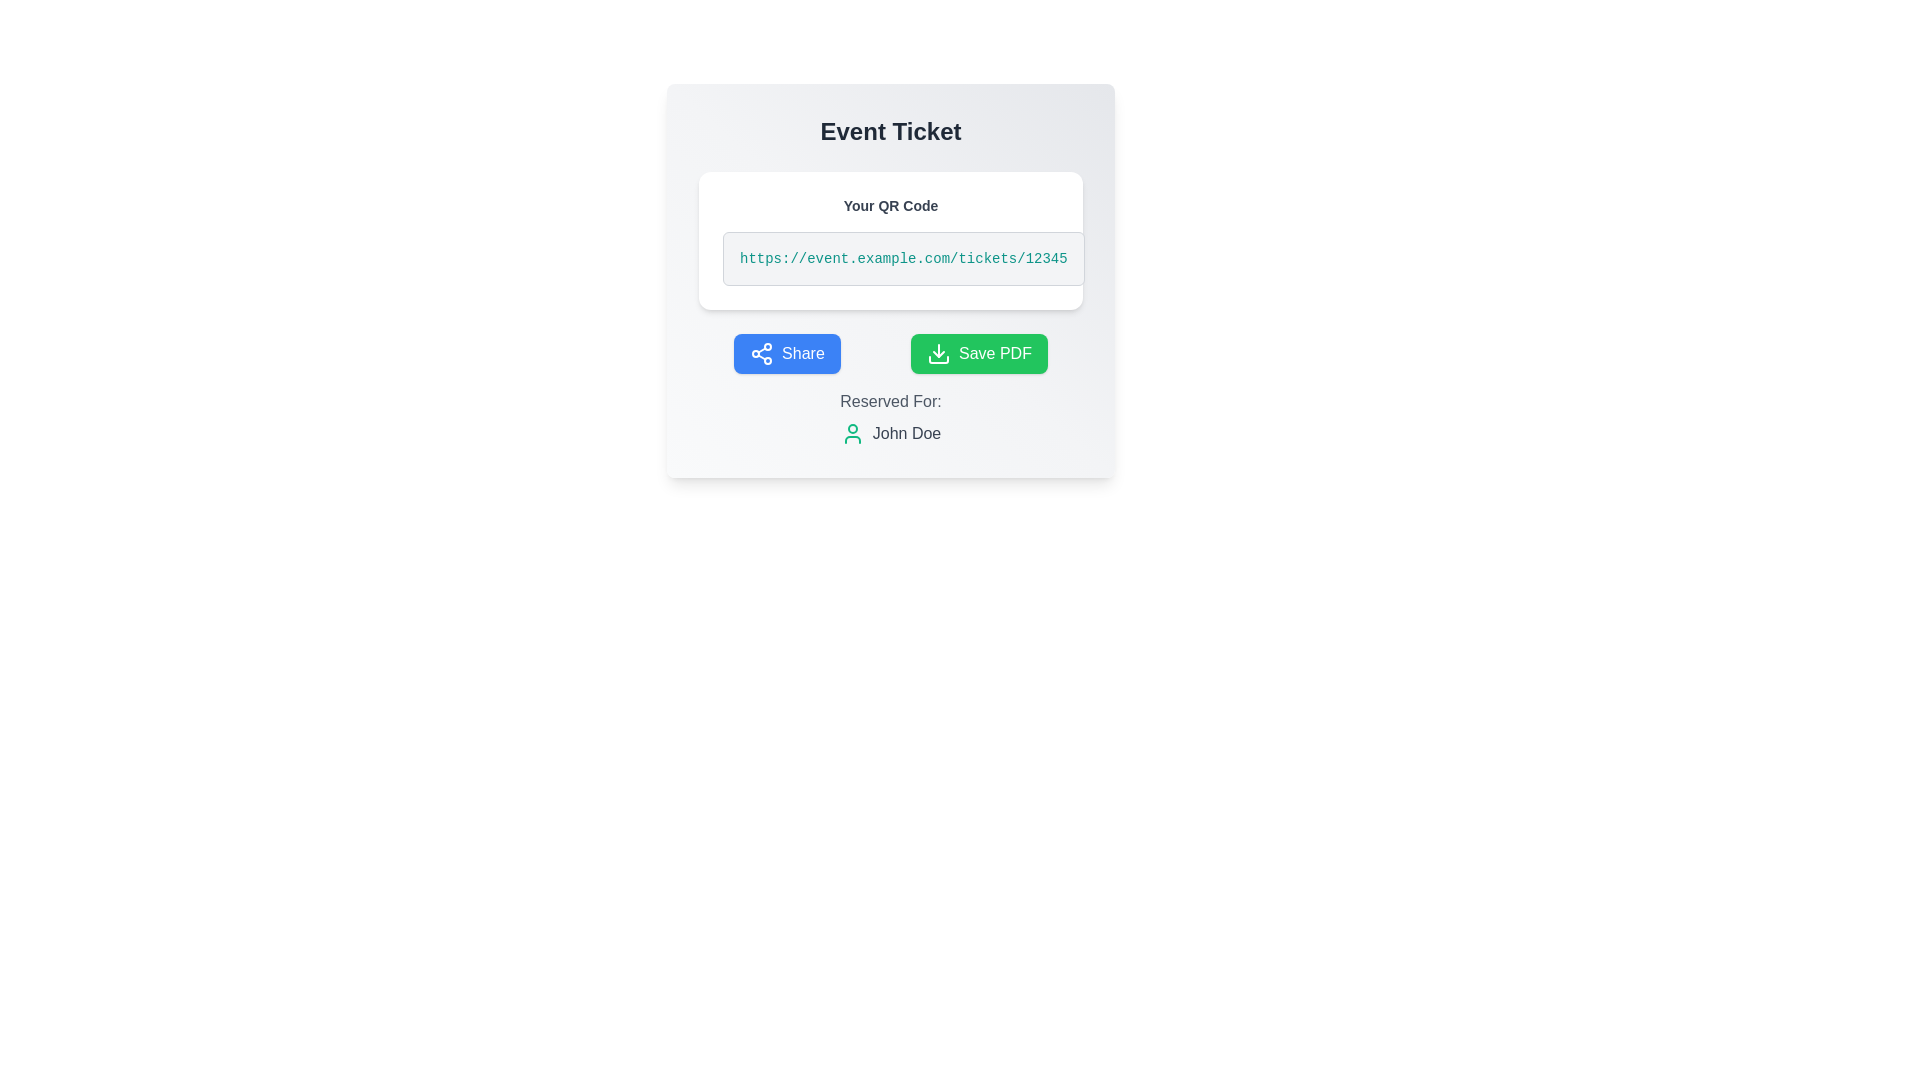 The width and height of the screenshot is (1920, 1080). I want to click on the hyperlink 'https://event.example.com/tickets/12345' styled with a light gray background and teal text, so click(902, 257).